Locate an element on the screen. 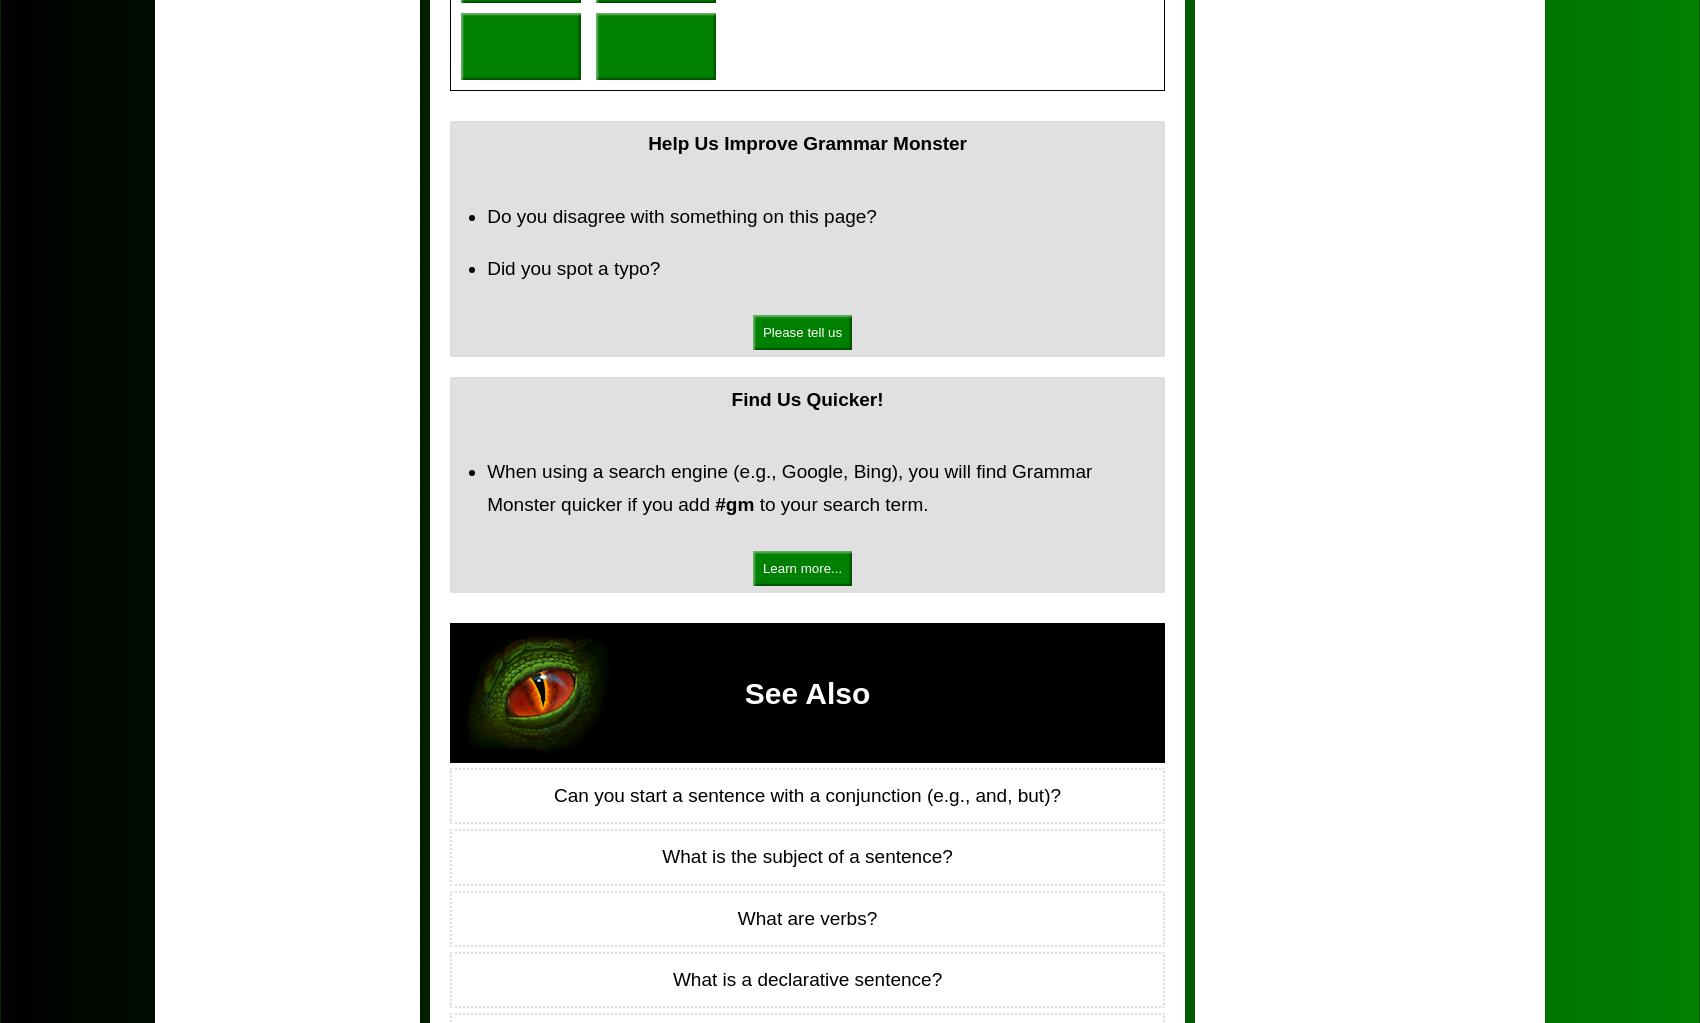  'Do you disagree with something on this page?' is located at coordinates (681, 214).